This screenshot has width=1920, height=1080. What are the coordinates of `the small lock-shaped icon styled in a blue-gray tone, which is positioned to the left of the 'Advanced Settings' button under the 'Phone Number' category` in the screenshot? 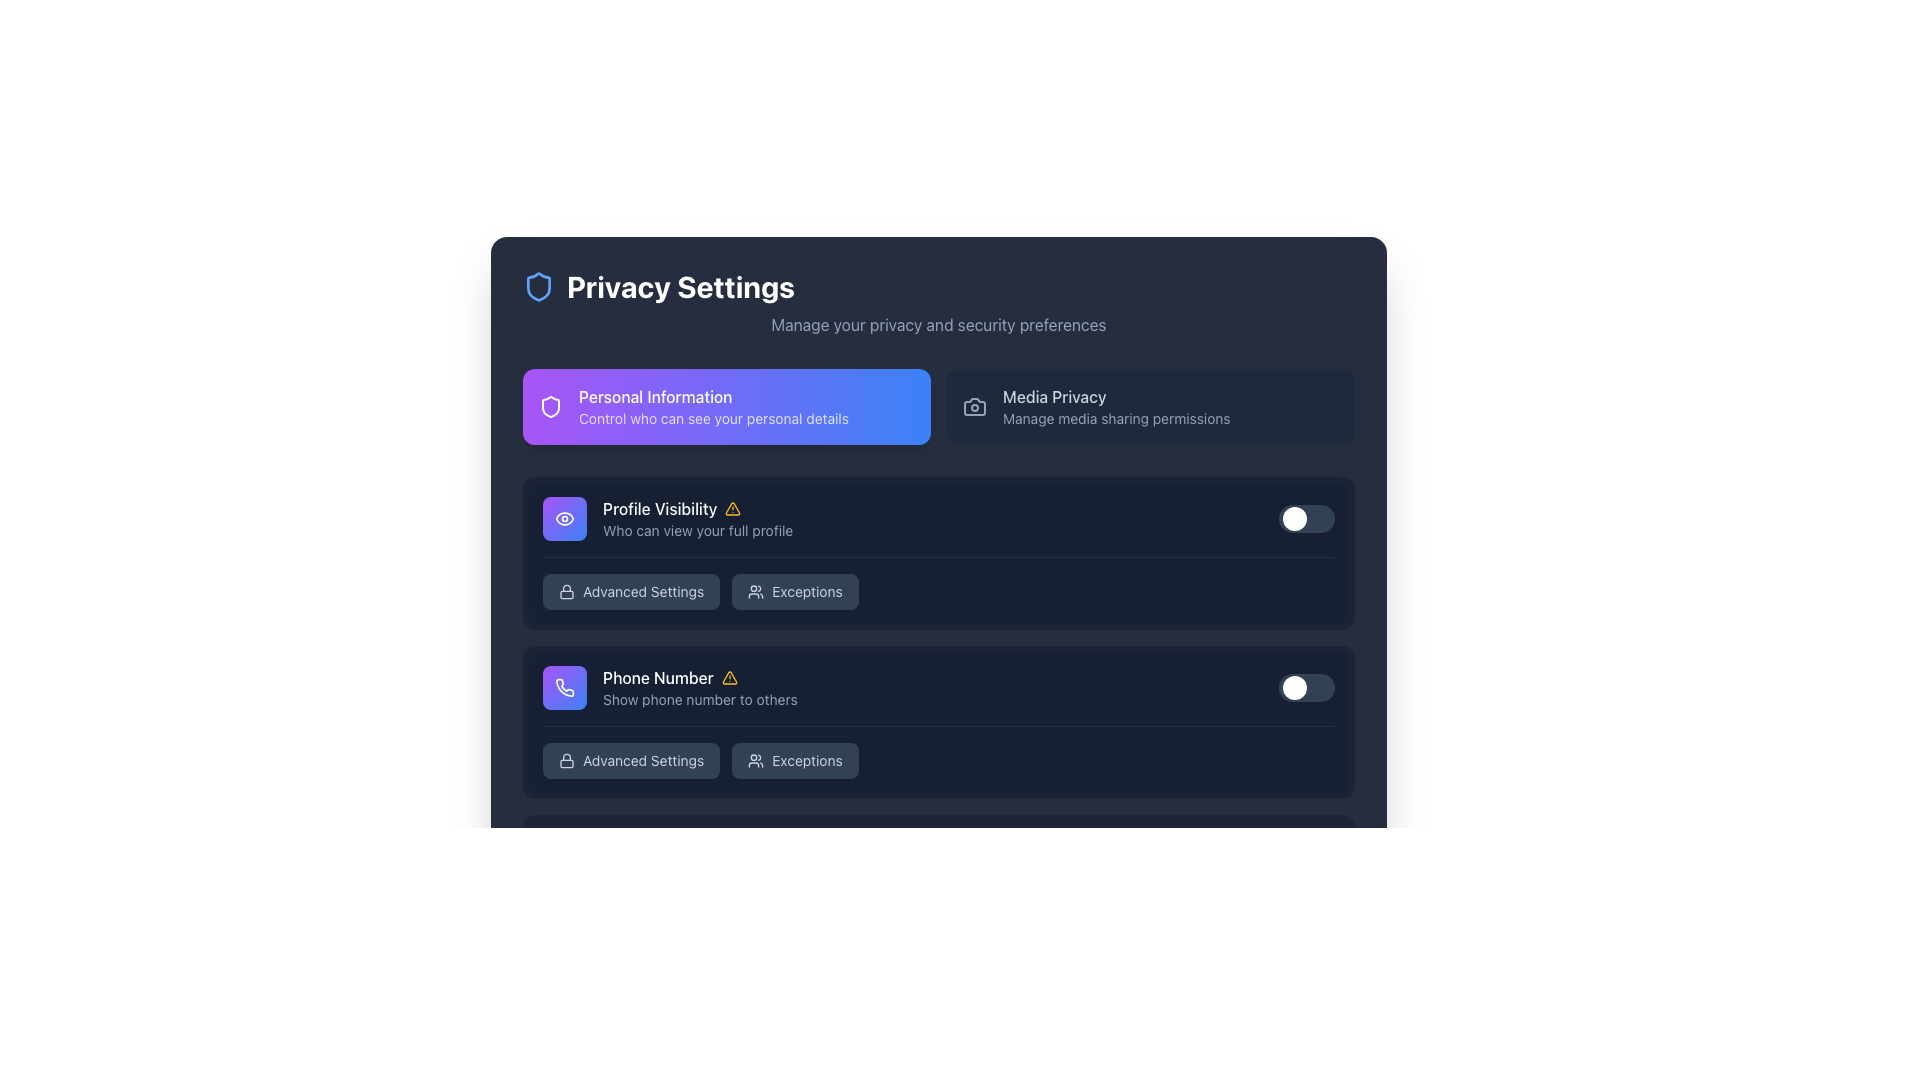 It's located at (565, 760).